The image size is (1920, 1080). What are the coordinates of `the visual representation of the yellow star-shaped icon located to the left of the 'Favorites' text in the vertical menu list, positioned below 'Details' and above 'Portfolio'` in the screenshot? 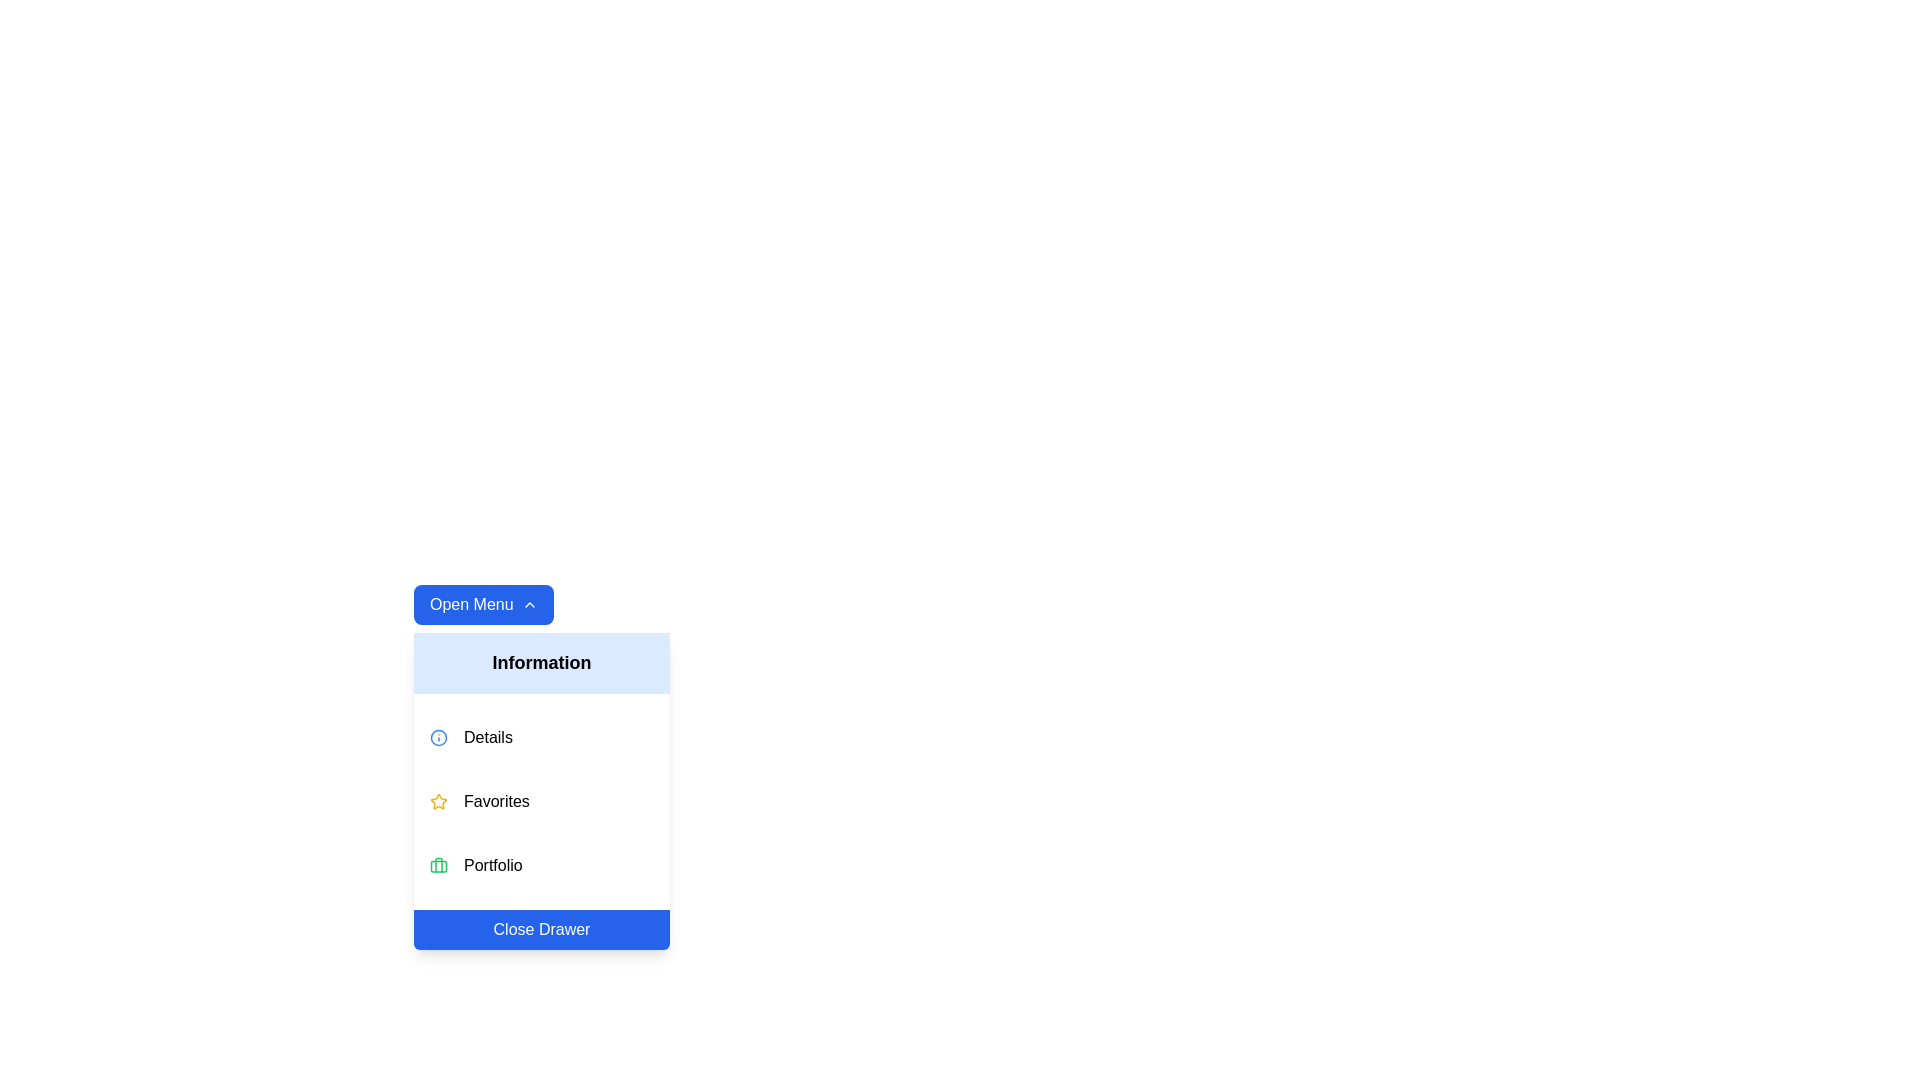 It's located at (437, 800).